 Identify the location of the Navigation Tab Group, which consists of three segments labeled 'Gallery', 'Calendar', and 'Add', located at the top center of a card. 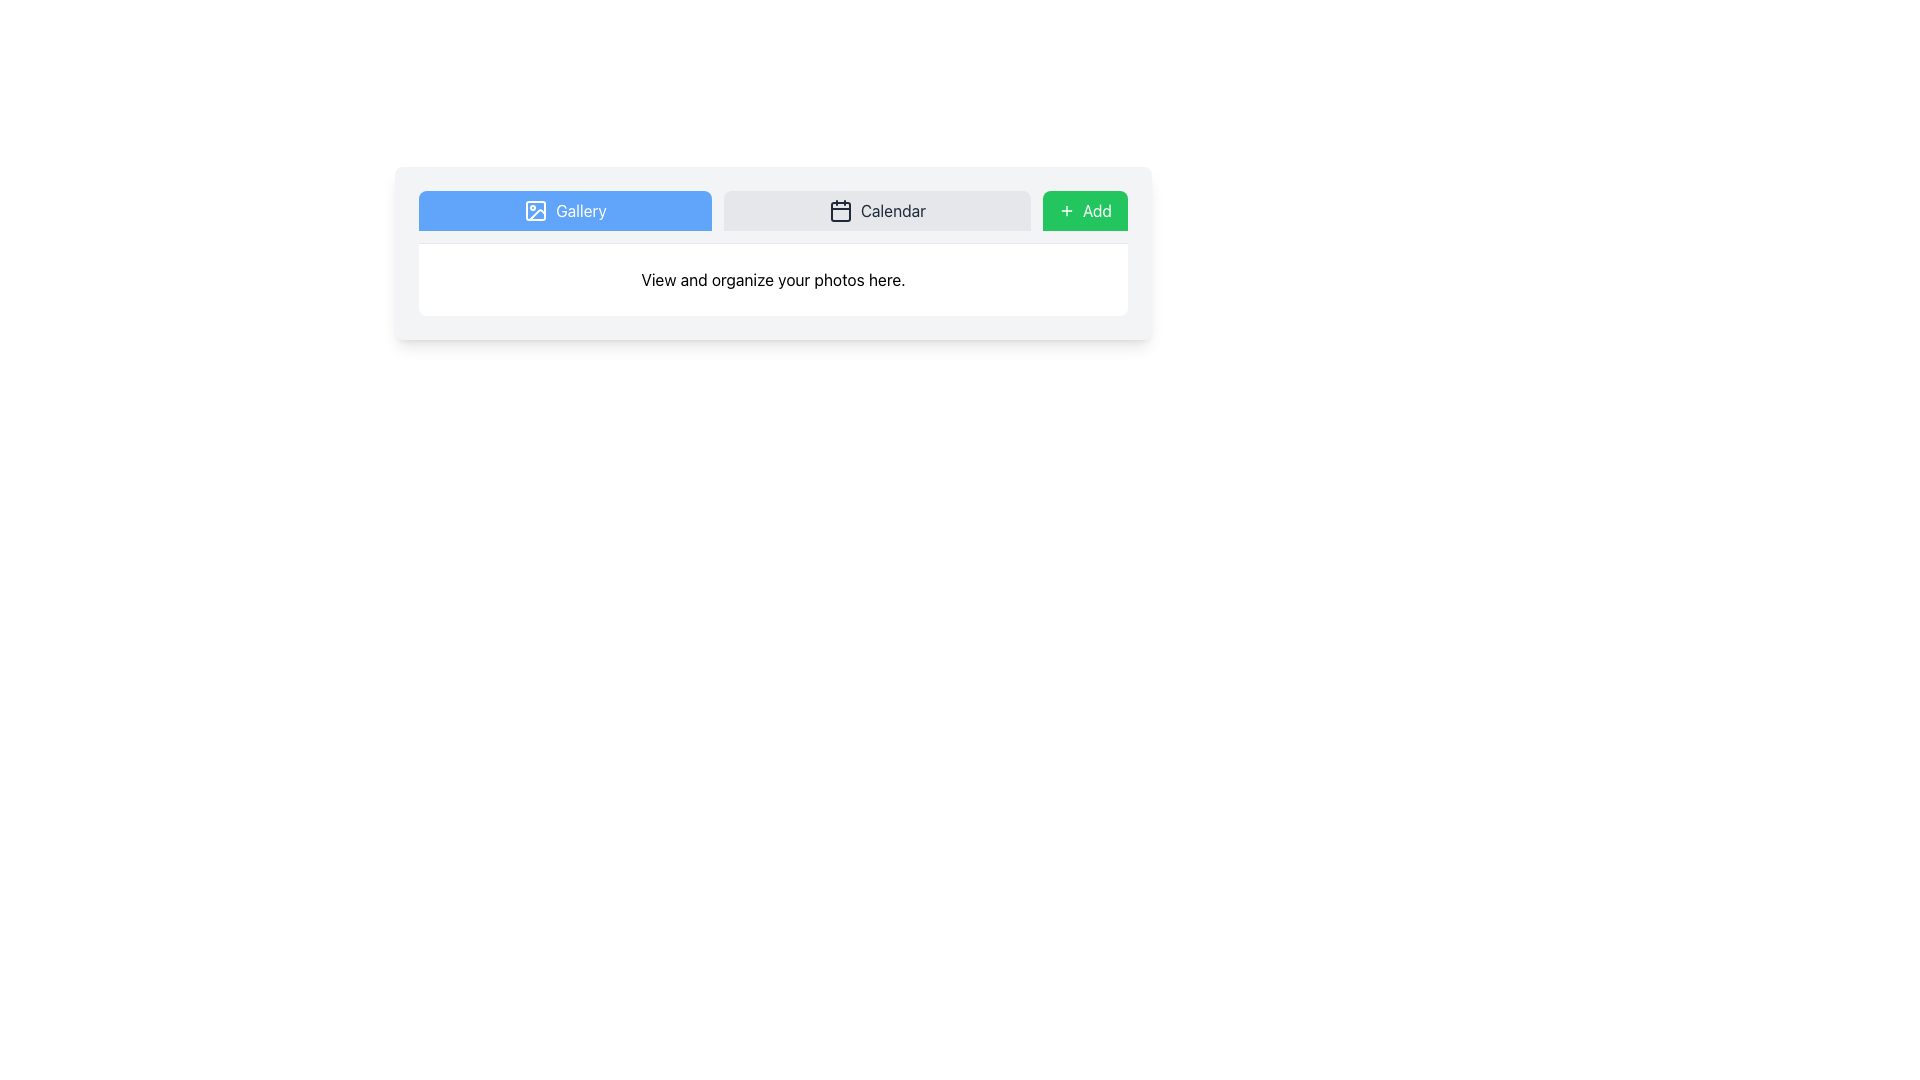
(772, 217).